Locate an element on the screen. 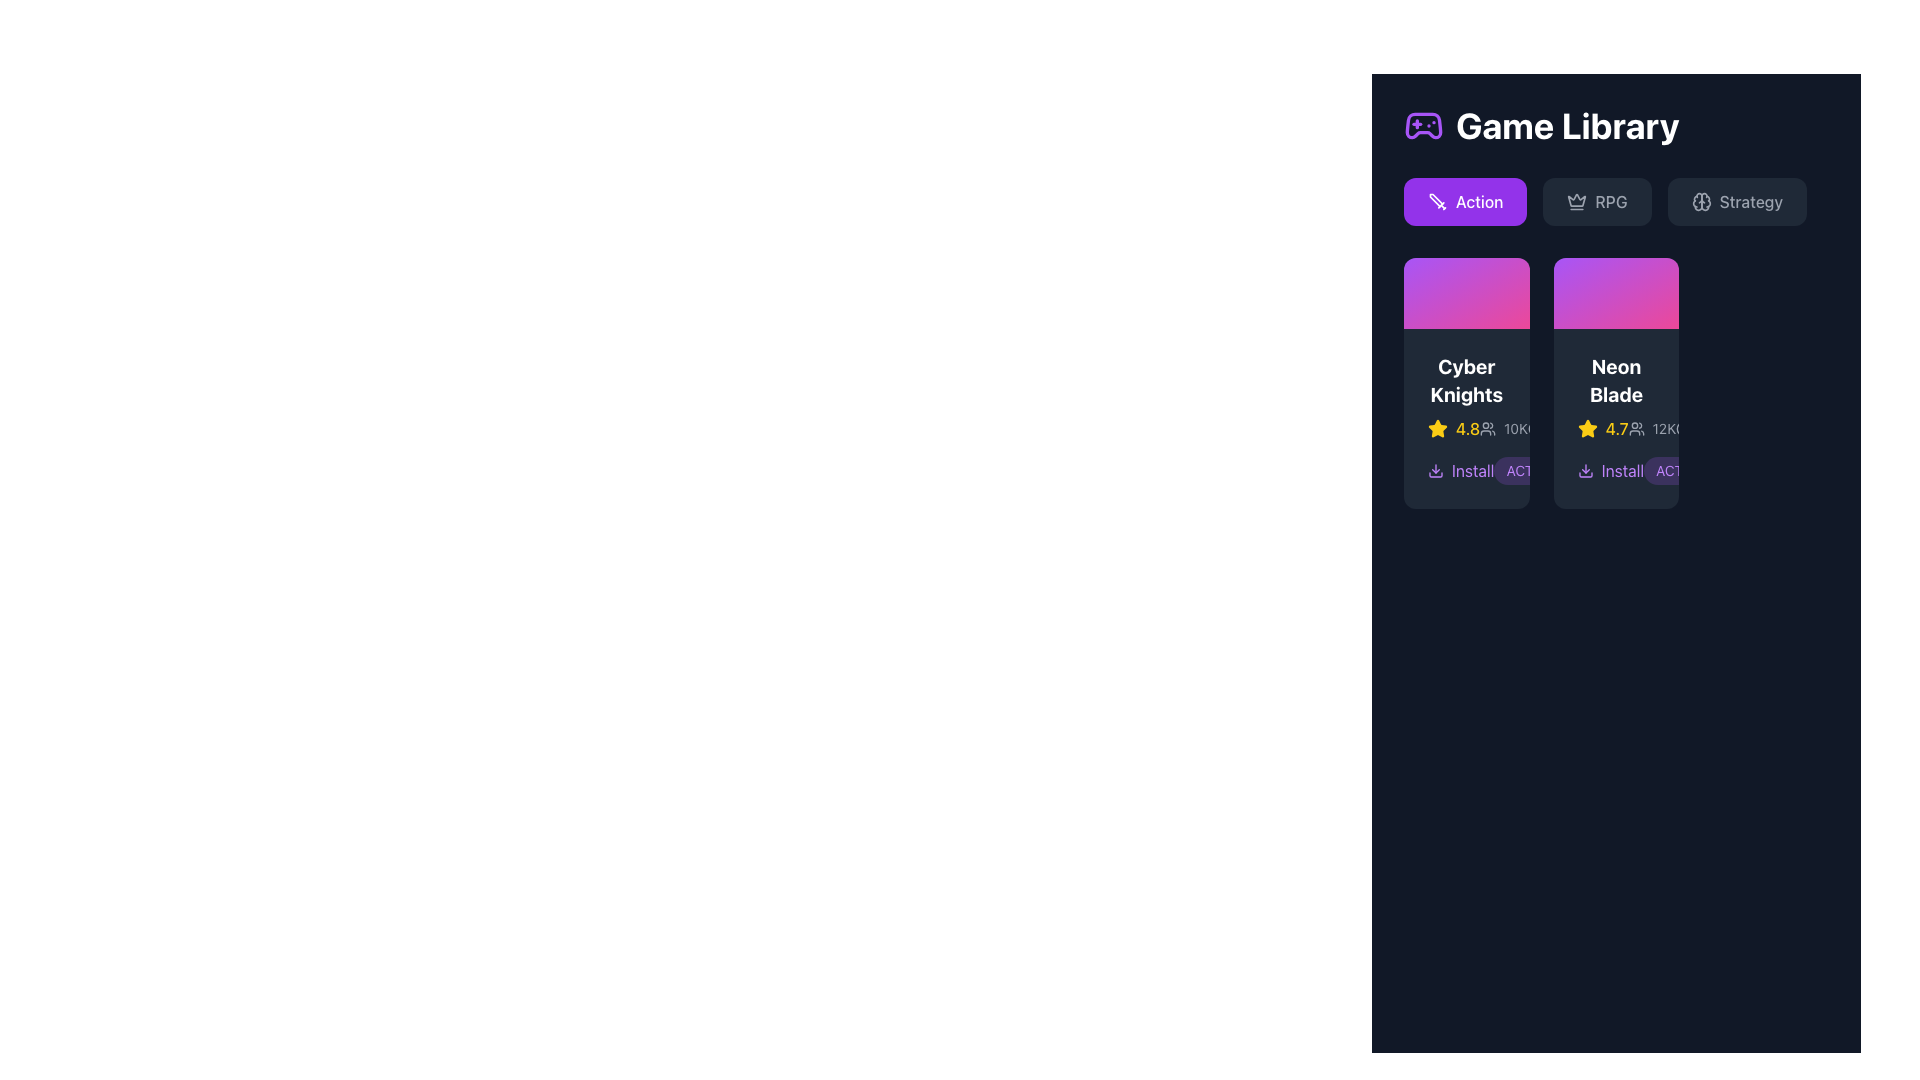  the interactive label button for the game 'Neon Blade' located at the bottom of its card in the 'Game Library' list is located at coordinates (1616, 470).